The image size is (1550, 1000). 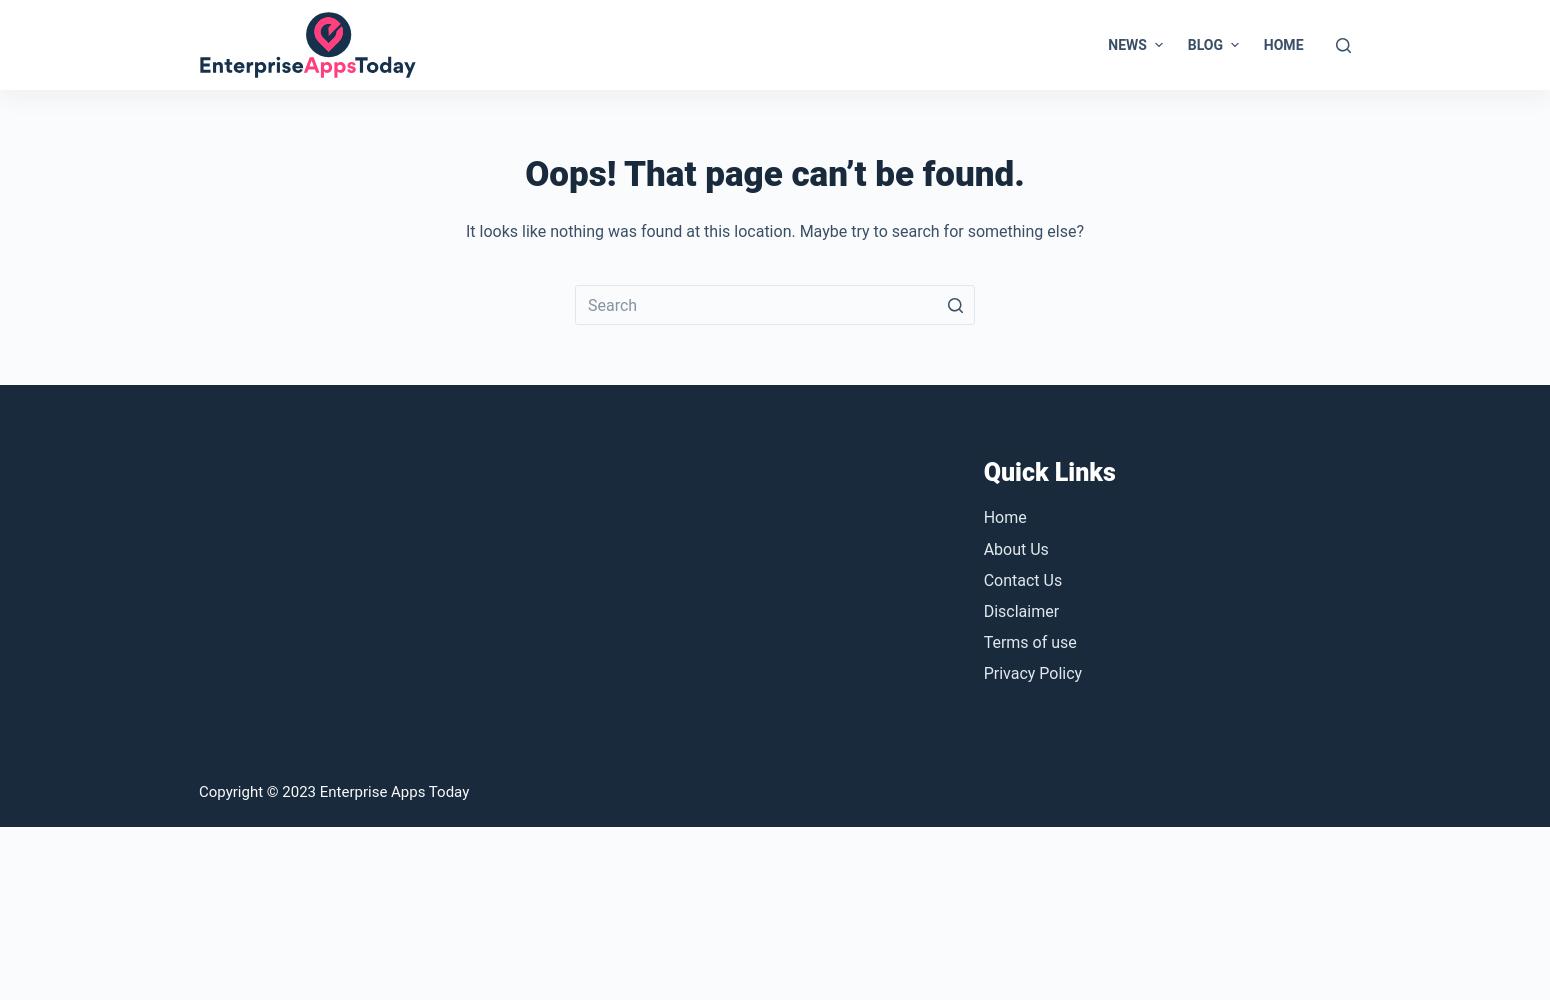 I want to click on 'Reviews', so click(x=1193, y=224).